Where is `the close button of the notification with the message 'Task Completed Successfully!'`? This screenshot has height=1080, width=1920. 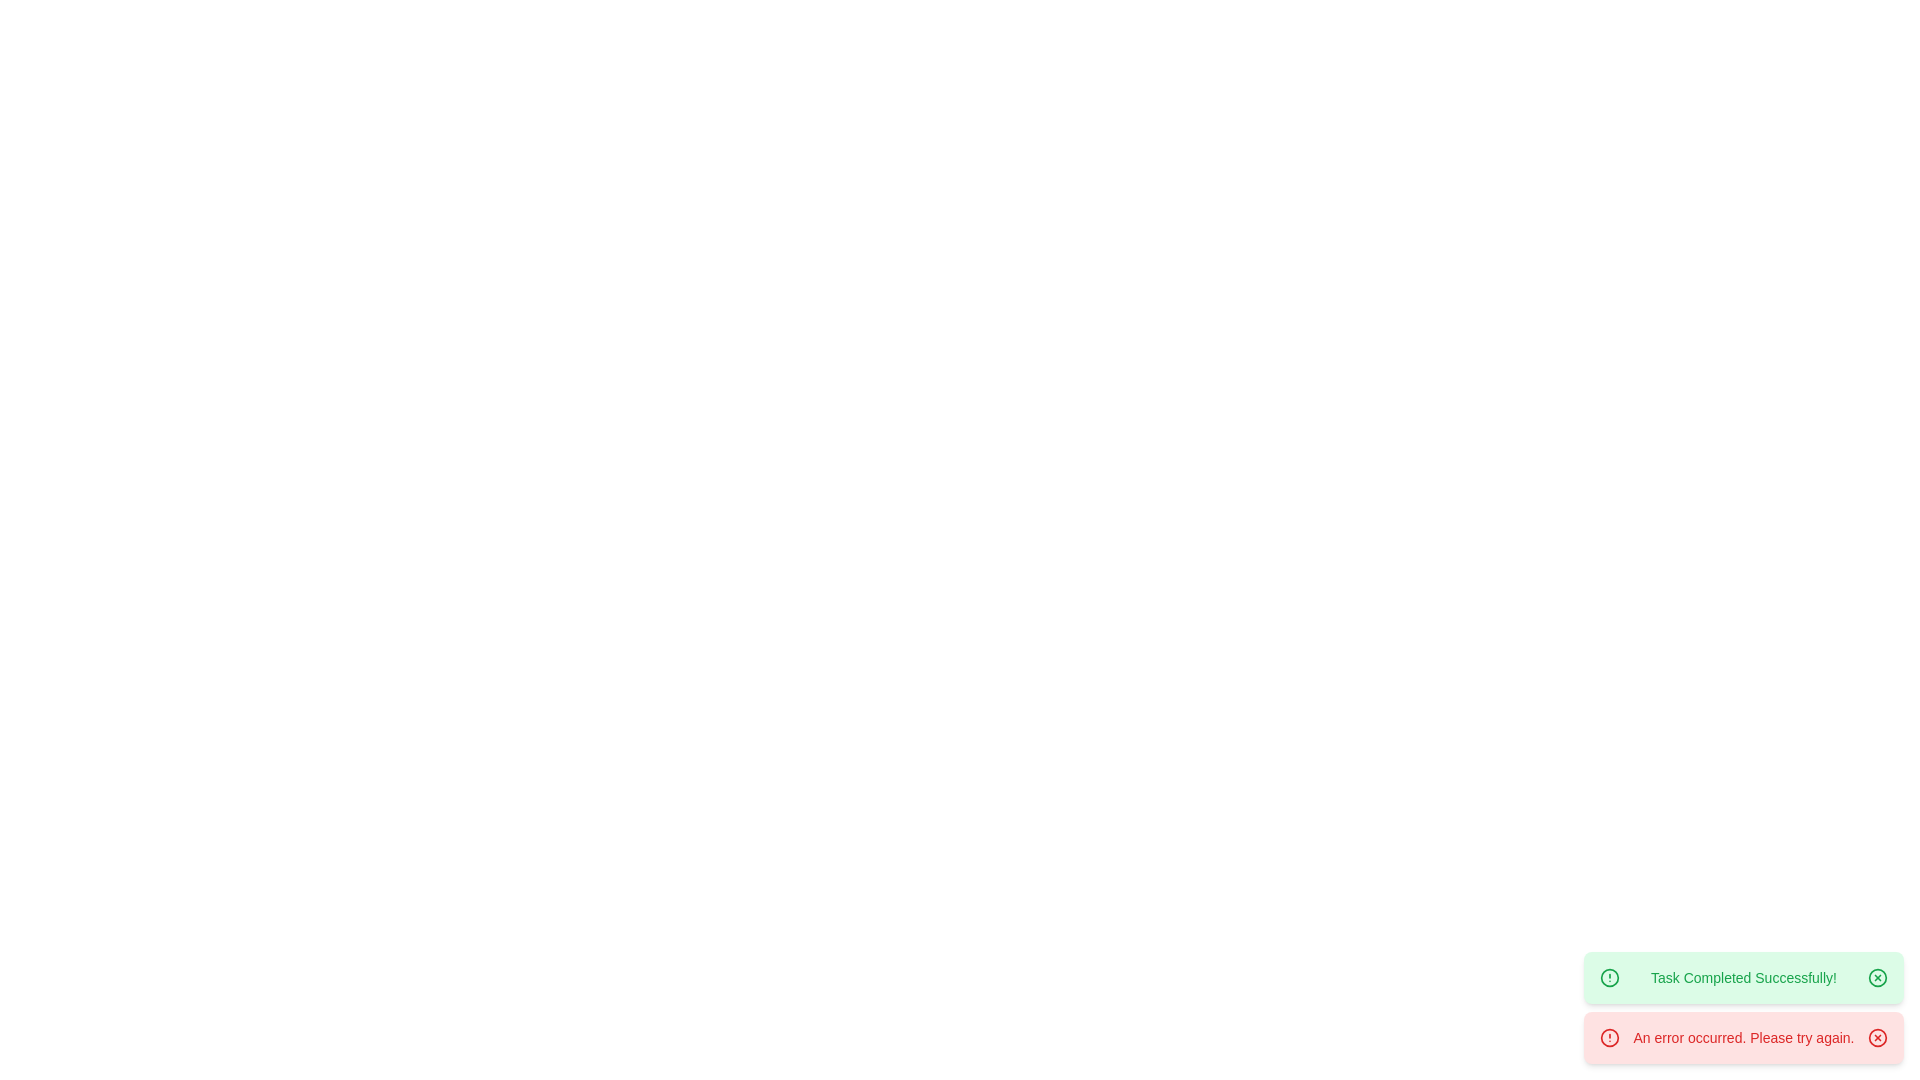 the close button of the notification with the message 'Task Completed Successfully!' is located at coordinates (1876, 977).